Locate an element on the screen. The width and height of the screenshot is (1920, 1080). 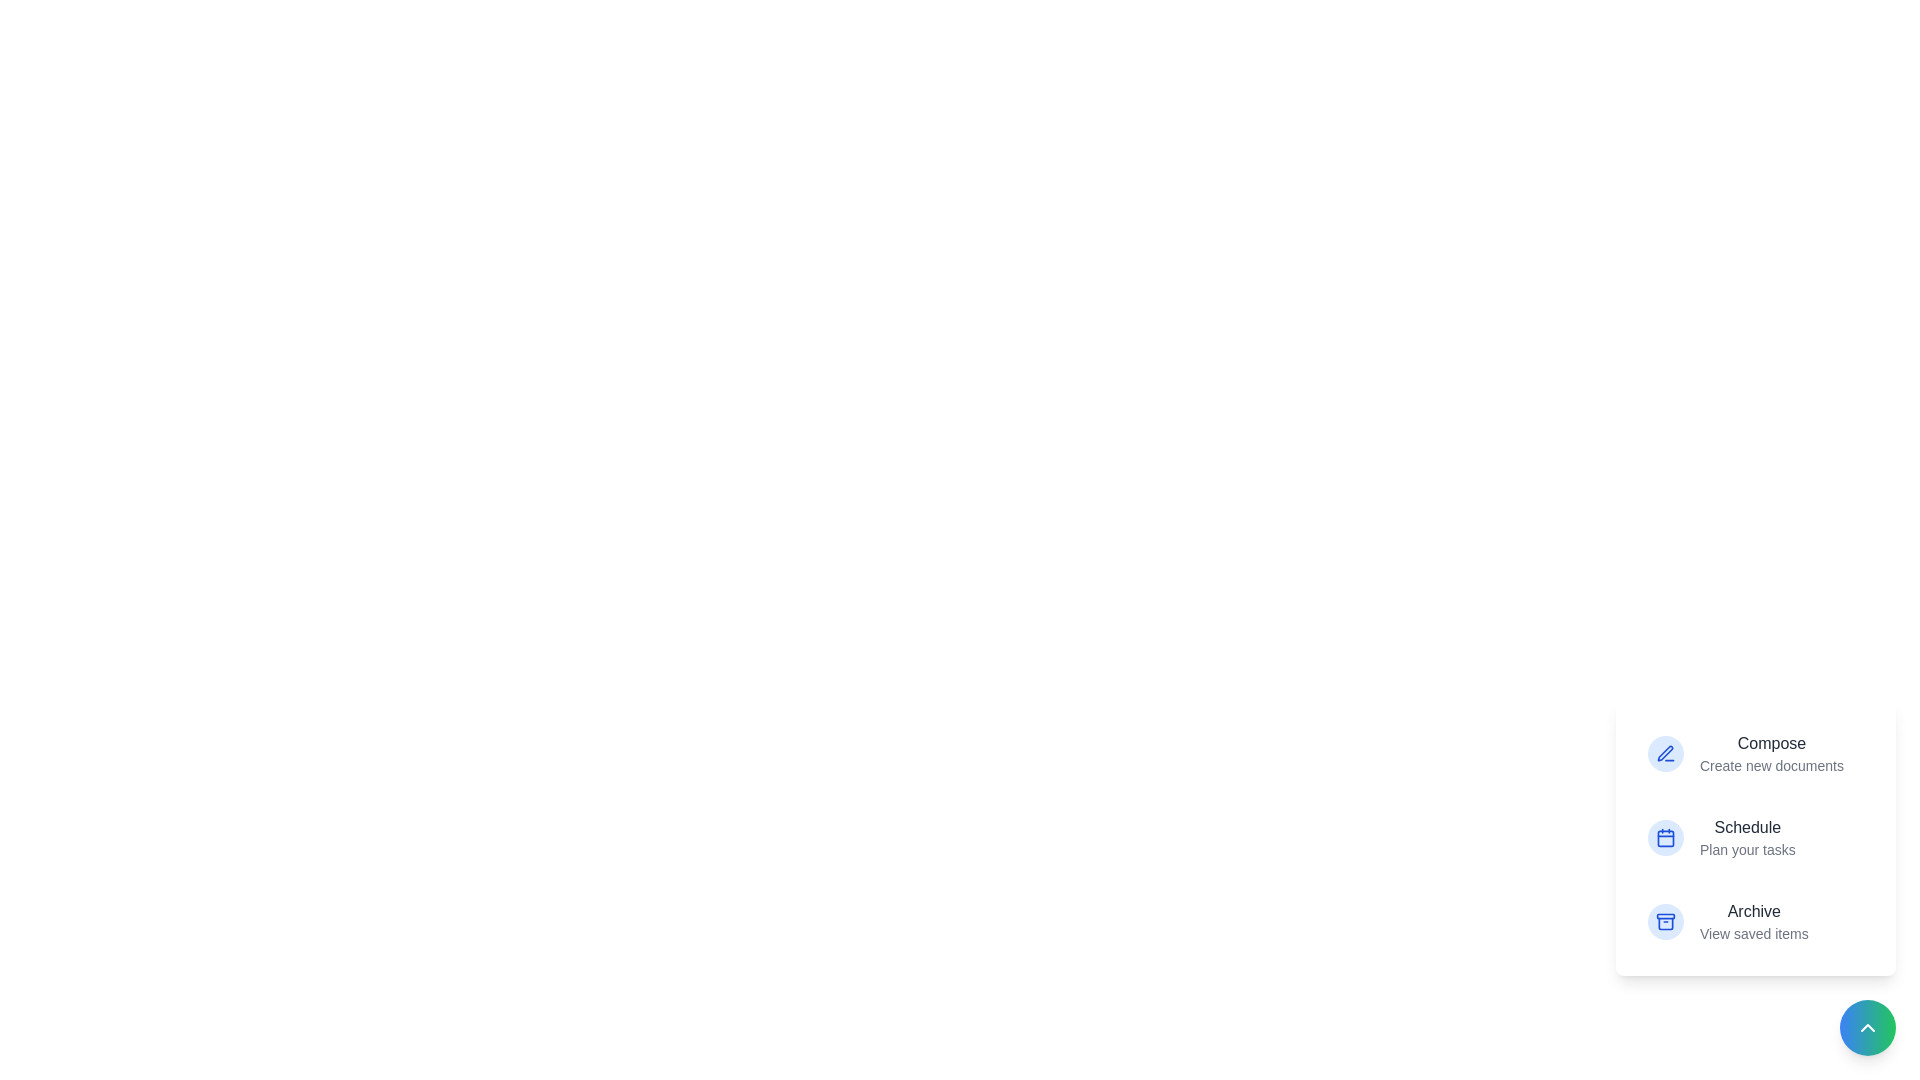
the 'Schedule' option to plan tasks is located at coordinates (1755, 837).